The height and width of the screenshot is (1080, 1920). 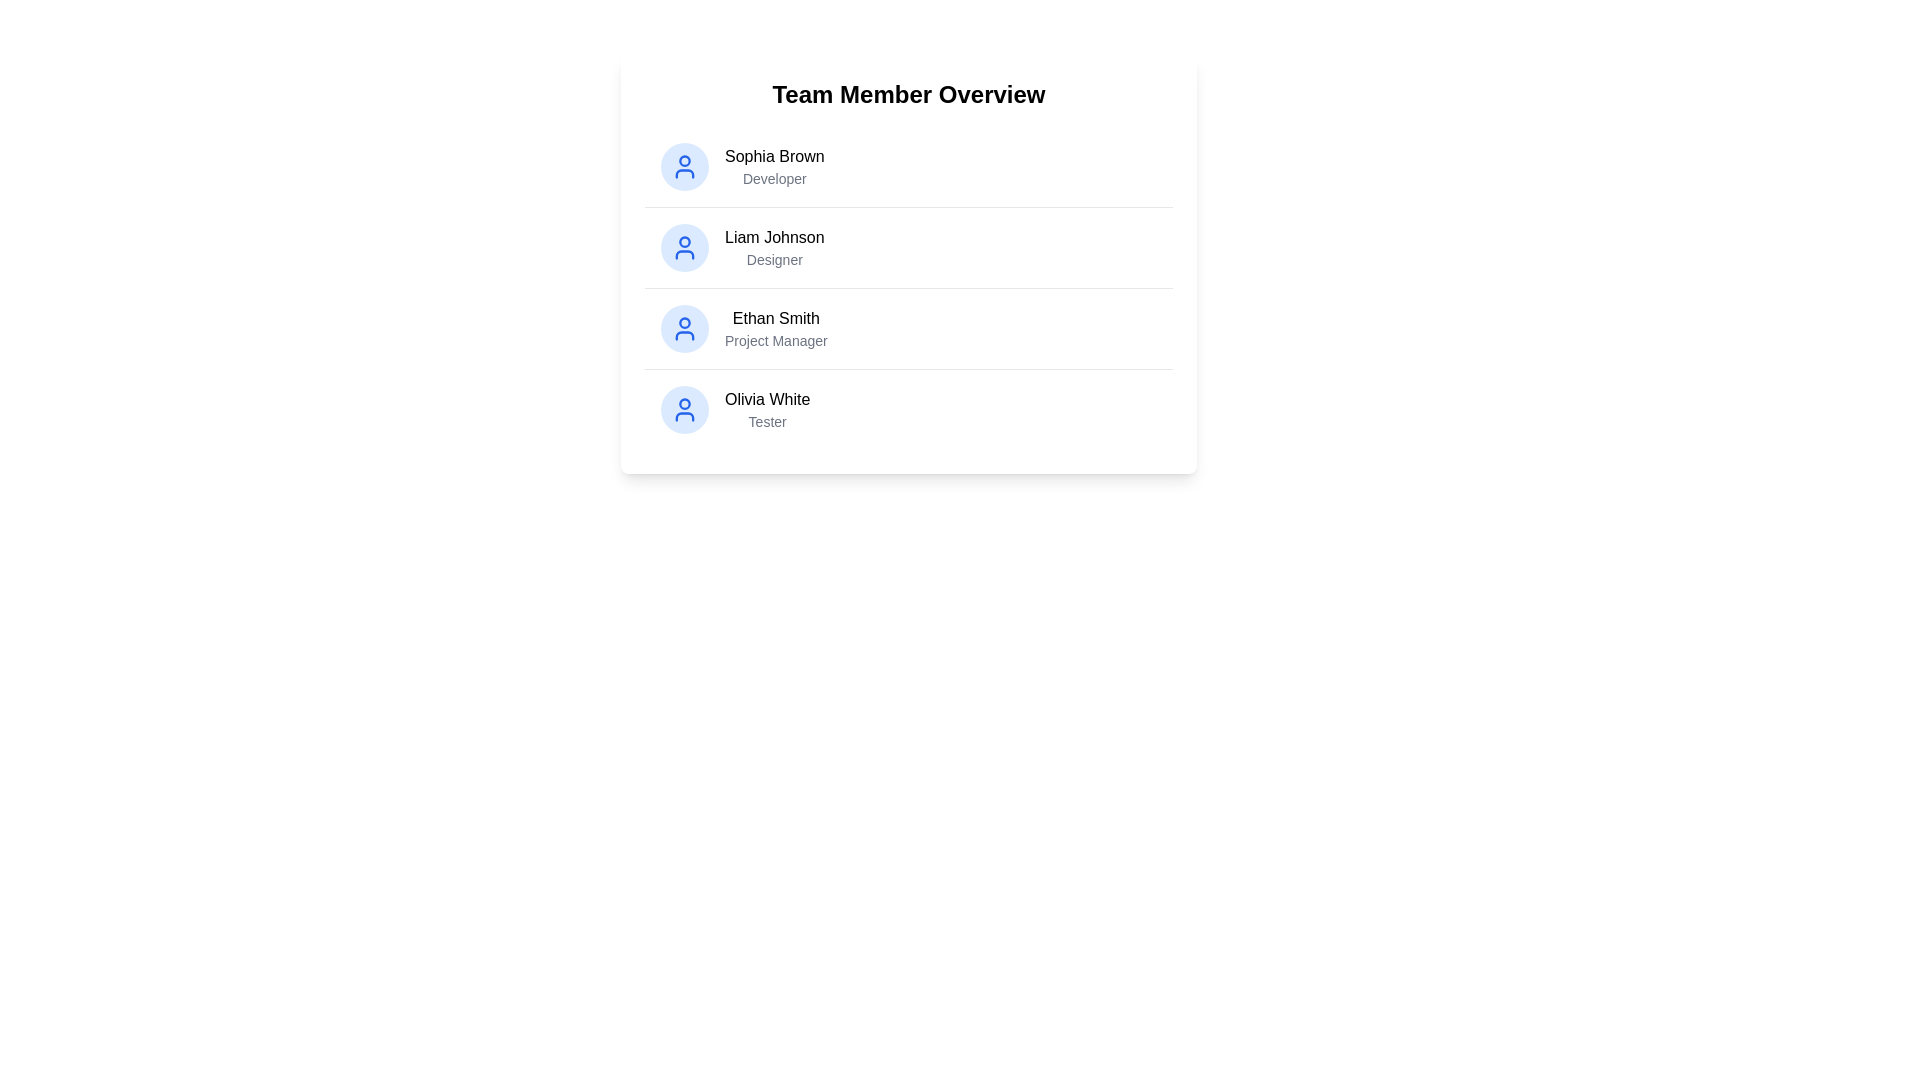 What do you see at coordinates (685, 246) in the screenshot?
I see `the circular avatar icon with a light blue background and a blue user silhouette, located to the left of the text 'Liam Johnson Designer'` at bounding box center [685, 246].